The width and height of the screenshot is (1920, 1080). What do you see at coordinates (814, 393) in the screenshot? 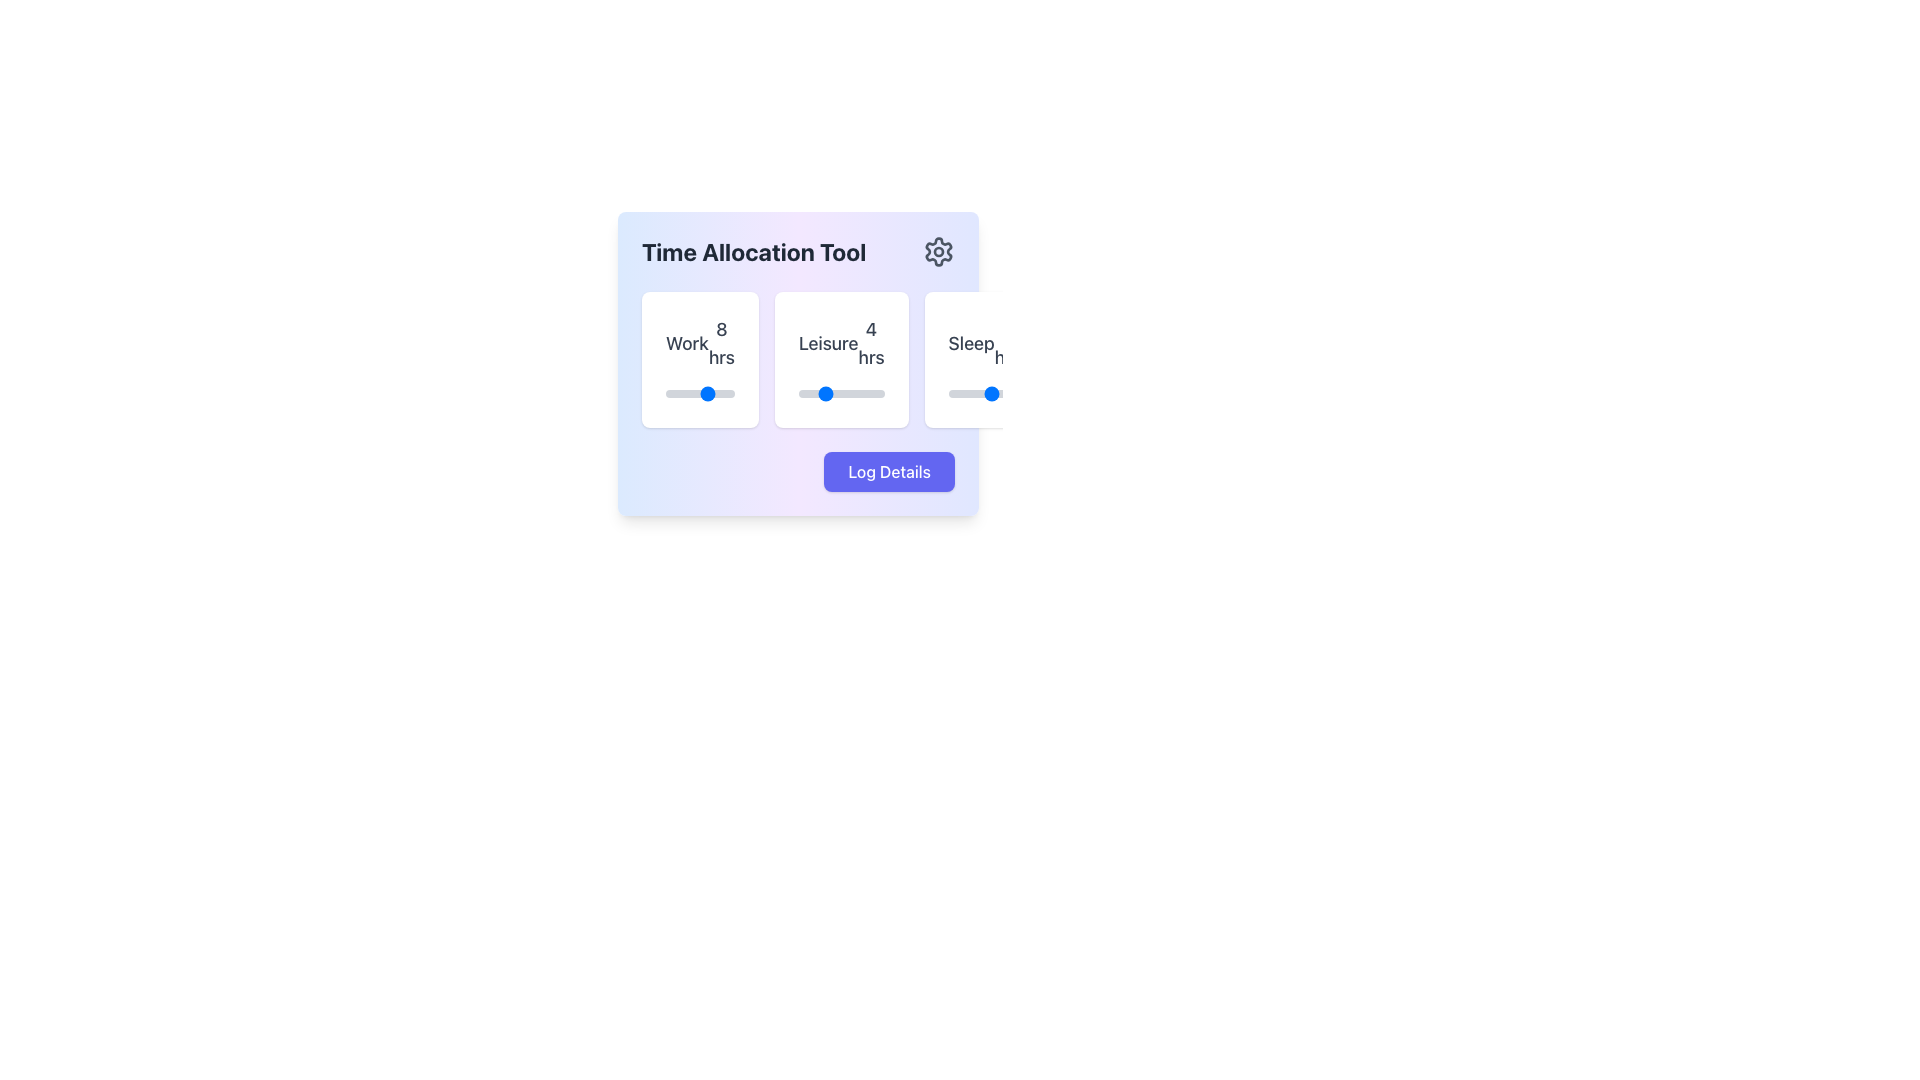
I see `the leisure time slider` at bounding box center [814, 393].